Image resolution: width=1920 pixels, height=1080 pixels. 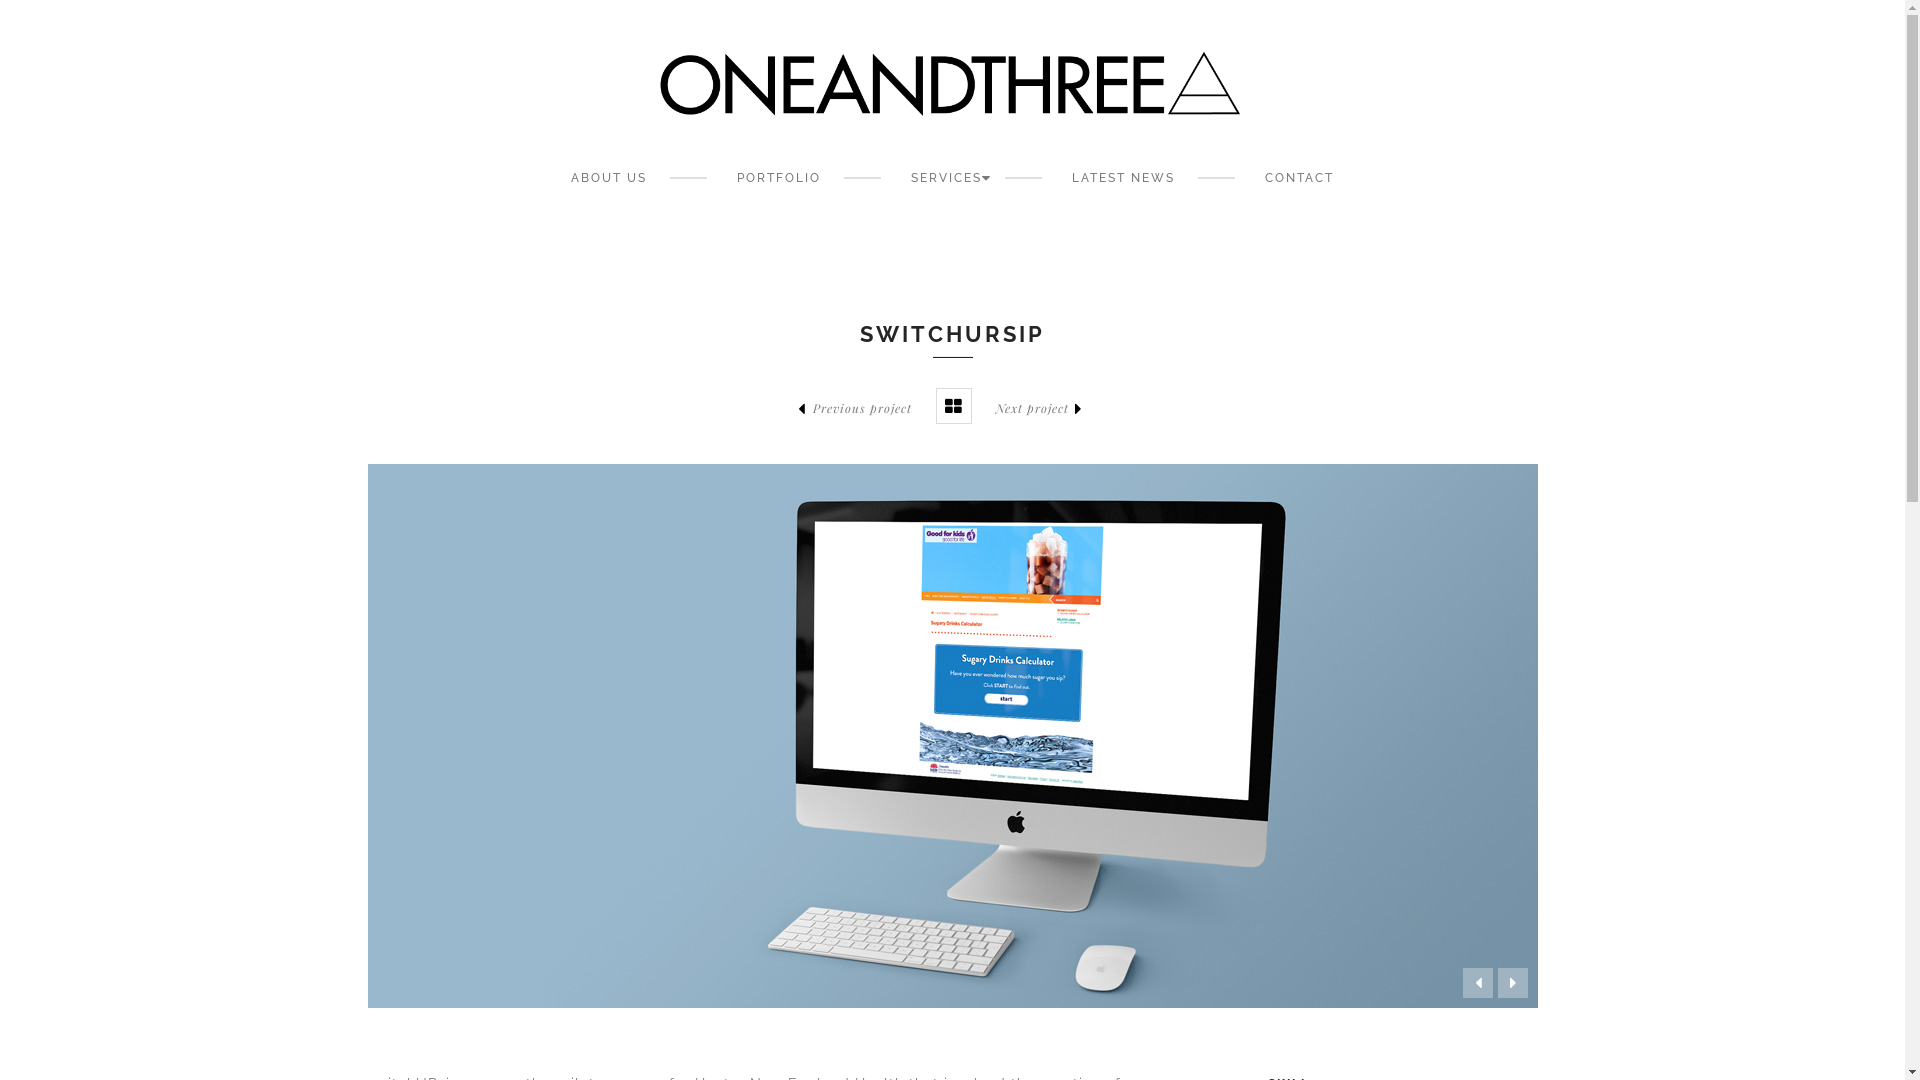 I want to click on 'SERVICES', so click(x=945, y=176).